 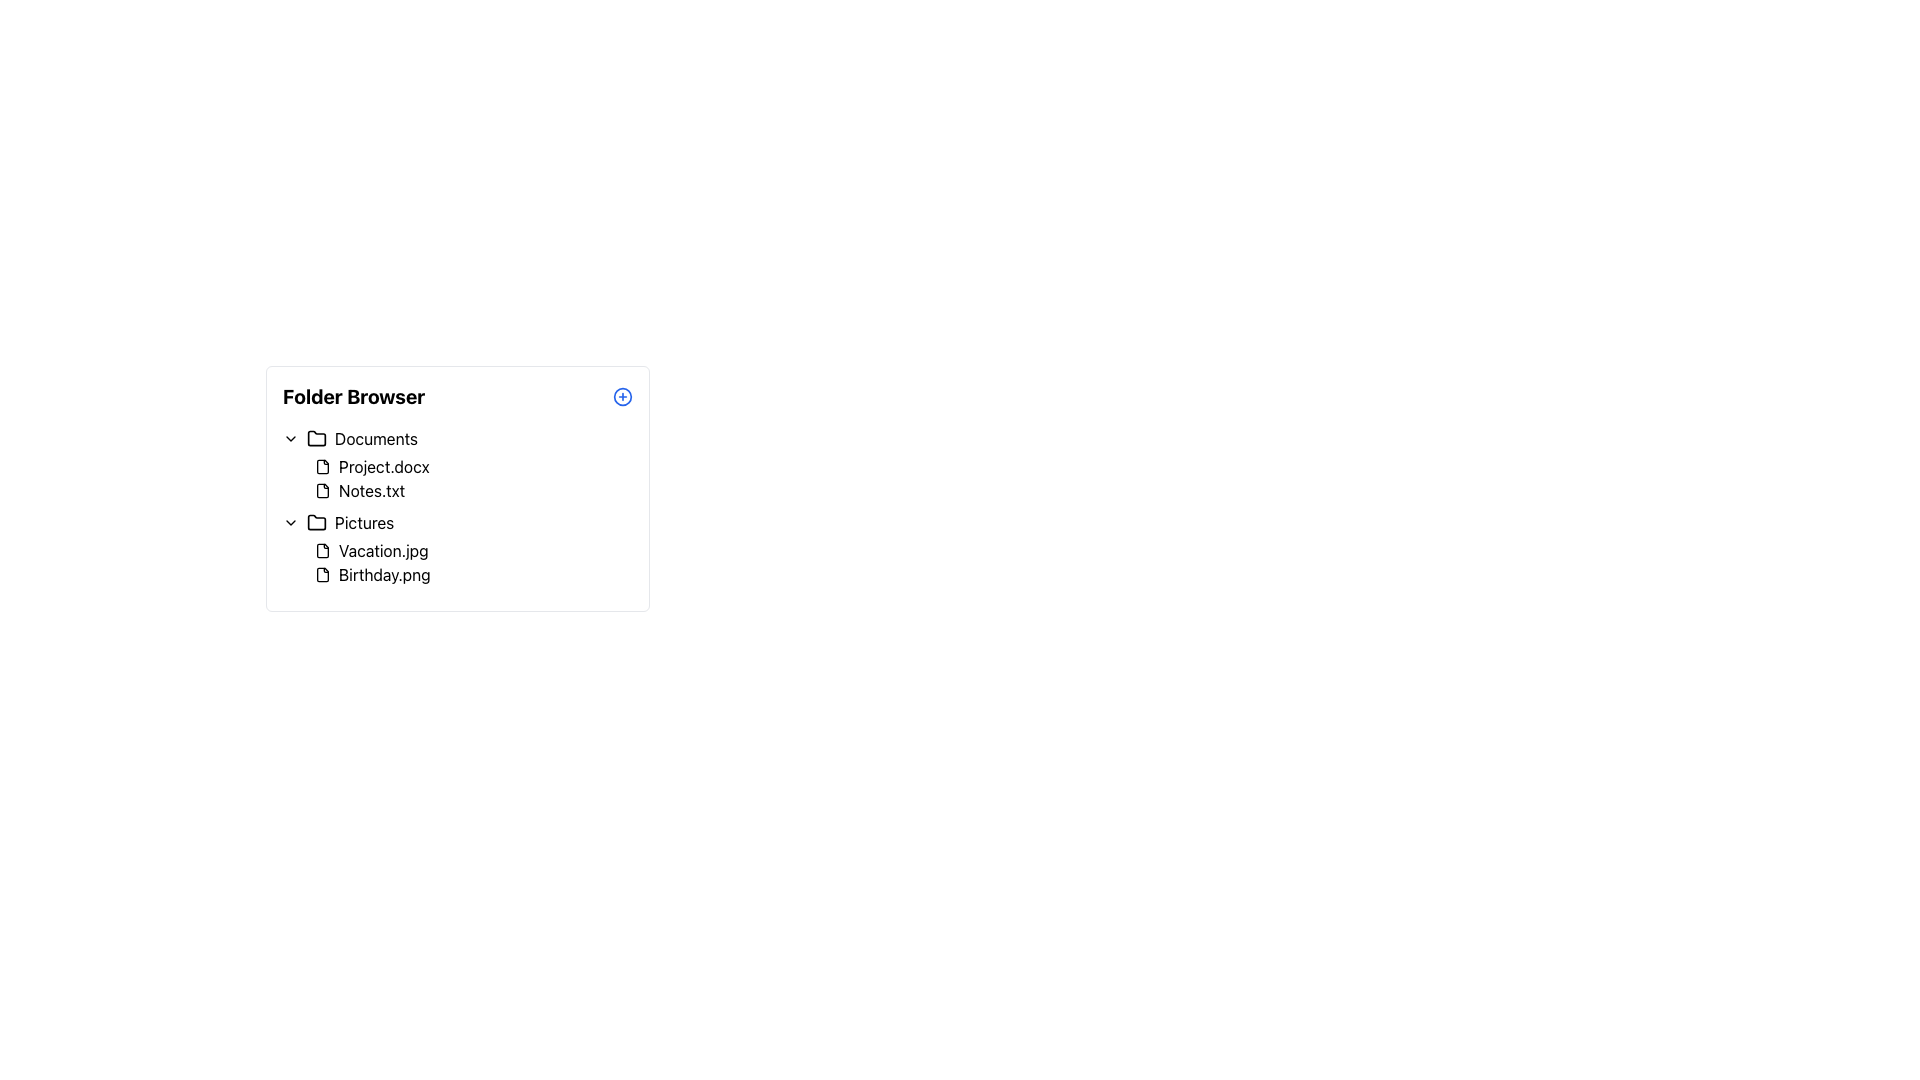 I want to click on the interactive button for adding a new folder within the 'Folder Browser' interface, so click(x=622, y=397).